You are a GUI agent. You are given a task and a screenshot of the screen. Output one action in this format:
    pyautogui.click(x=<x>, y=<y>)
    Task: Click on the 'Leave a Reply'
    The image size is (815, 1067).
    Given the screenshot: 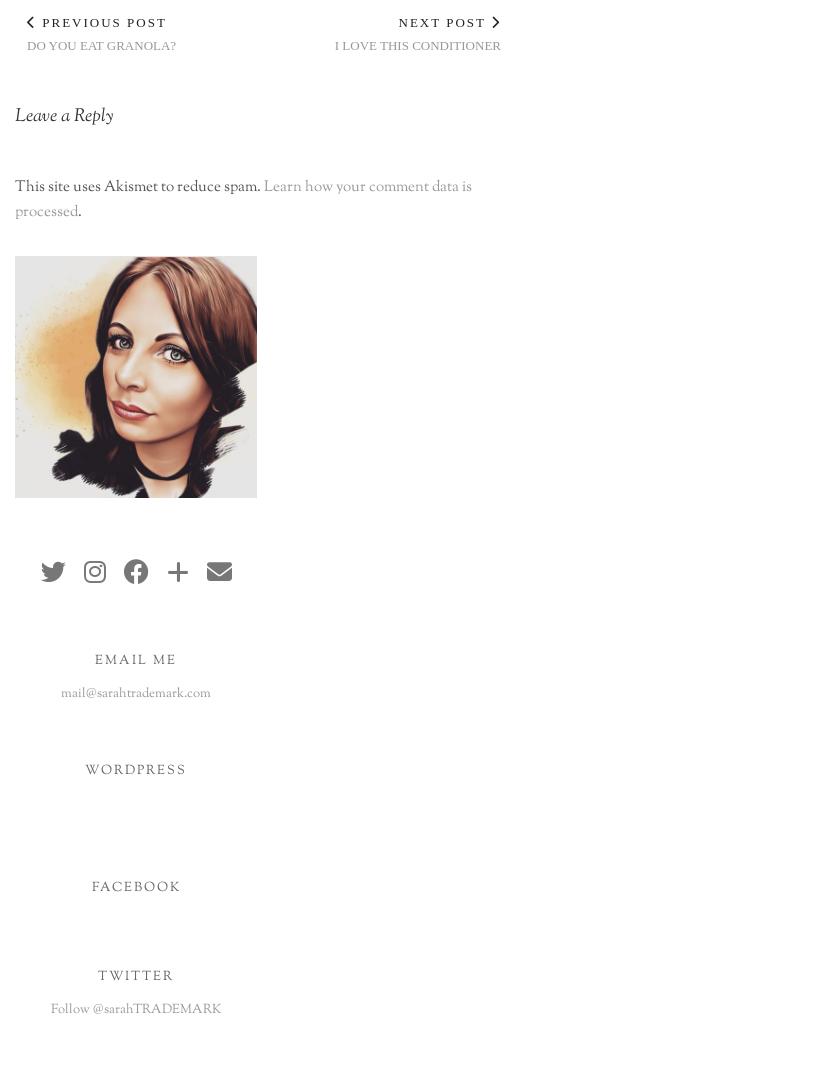 What is the action you would take?
    pyautogui.click(x=62, y=116)
    